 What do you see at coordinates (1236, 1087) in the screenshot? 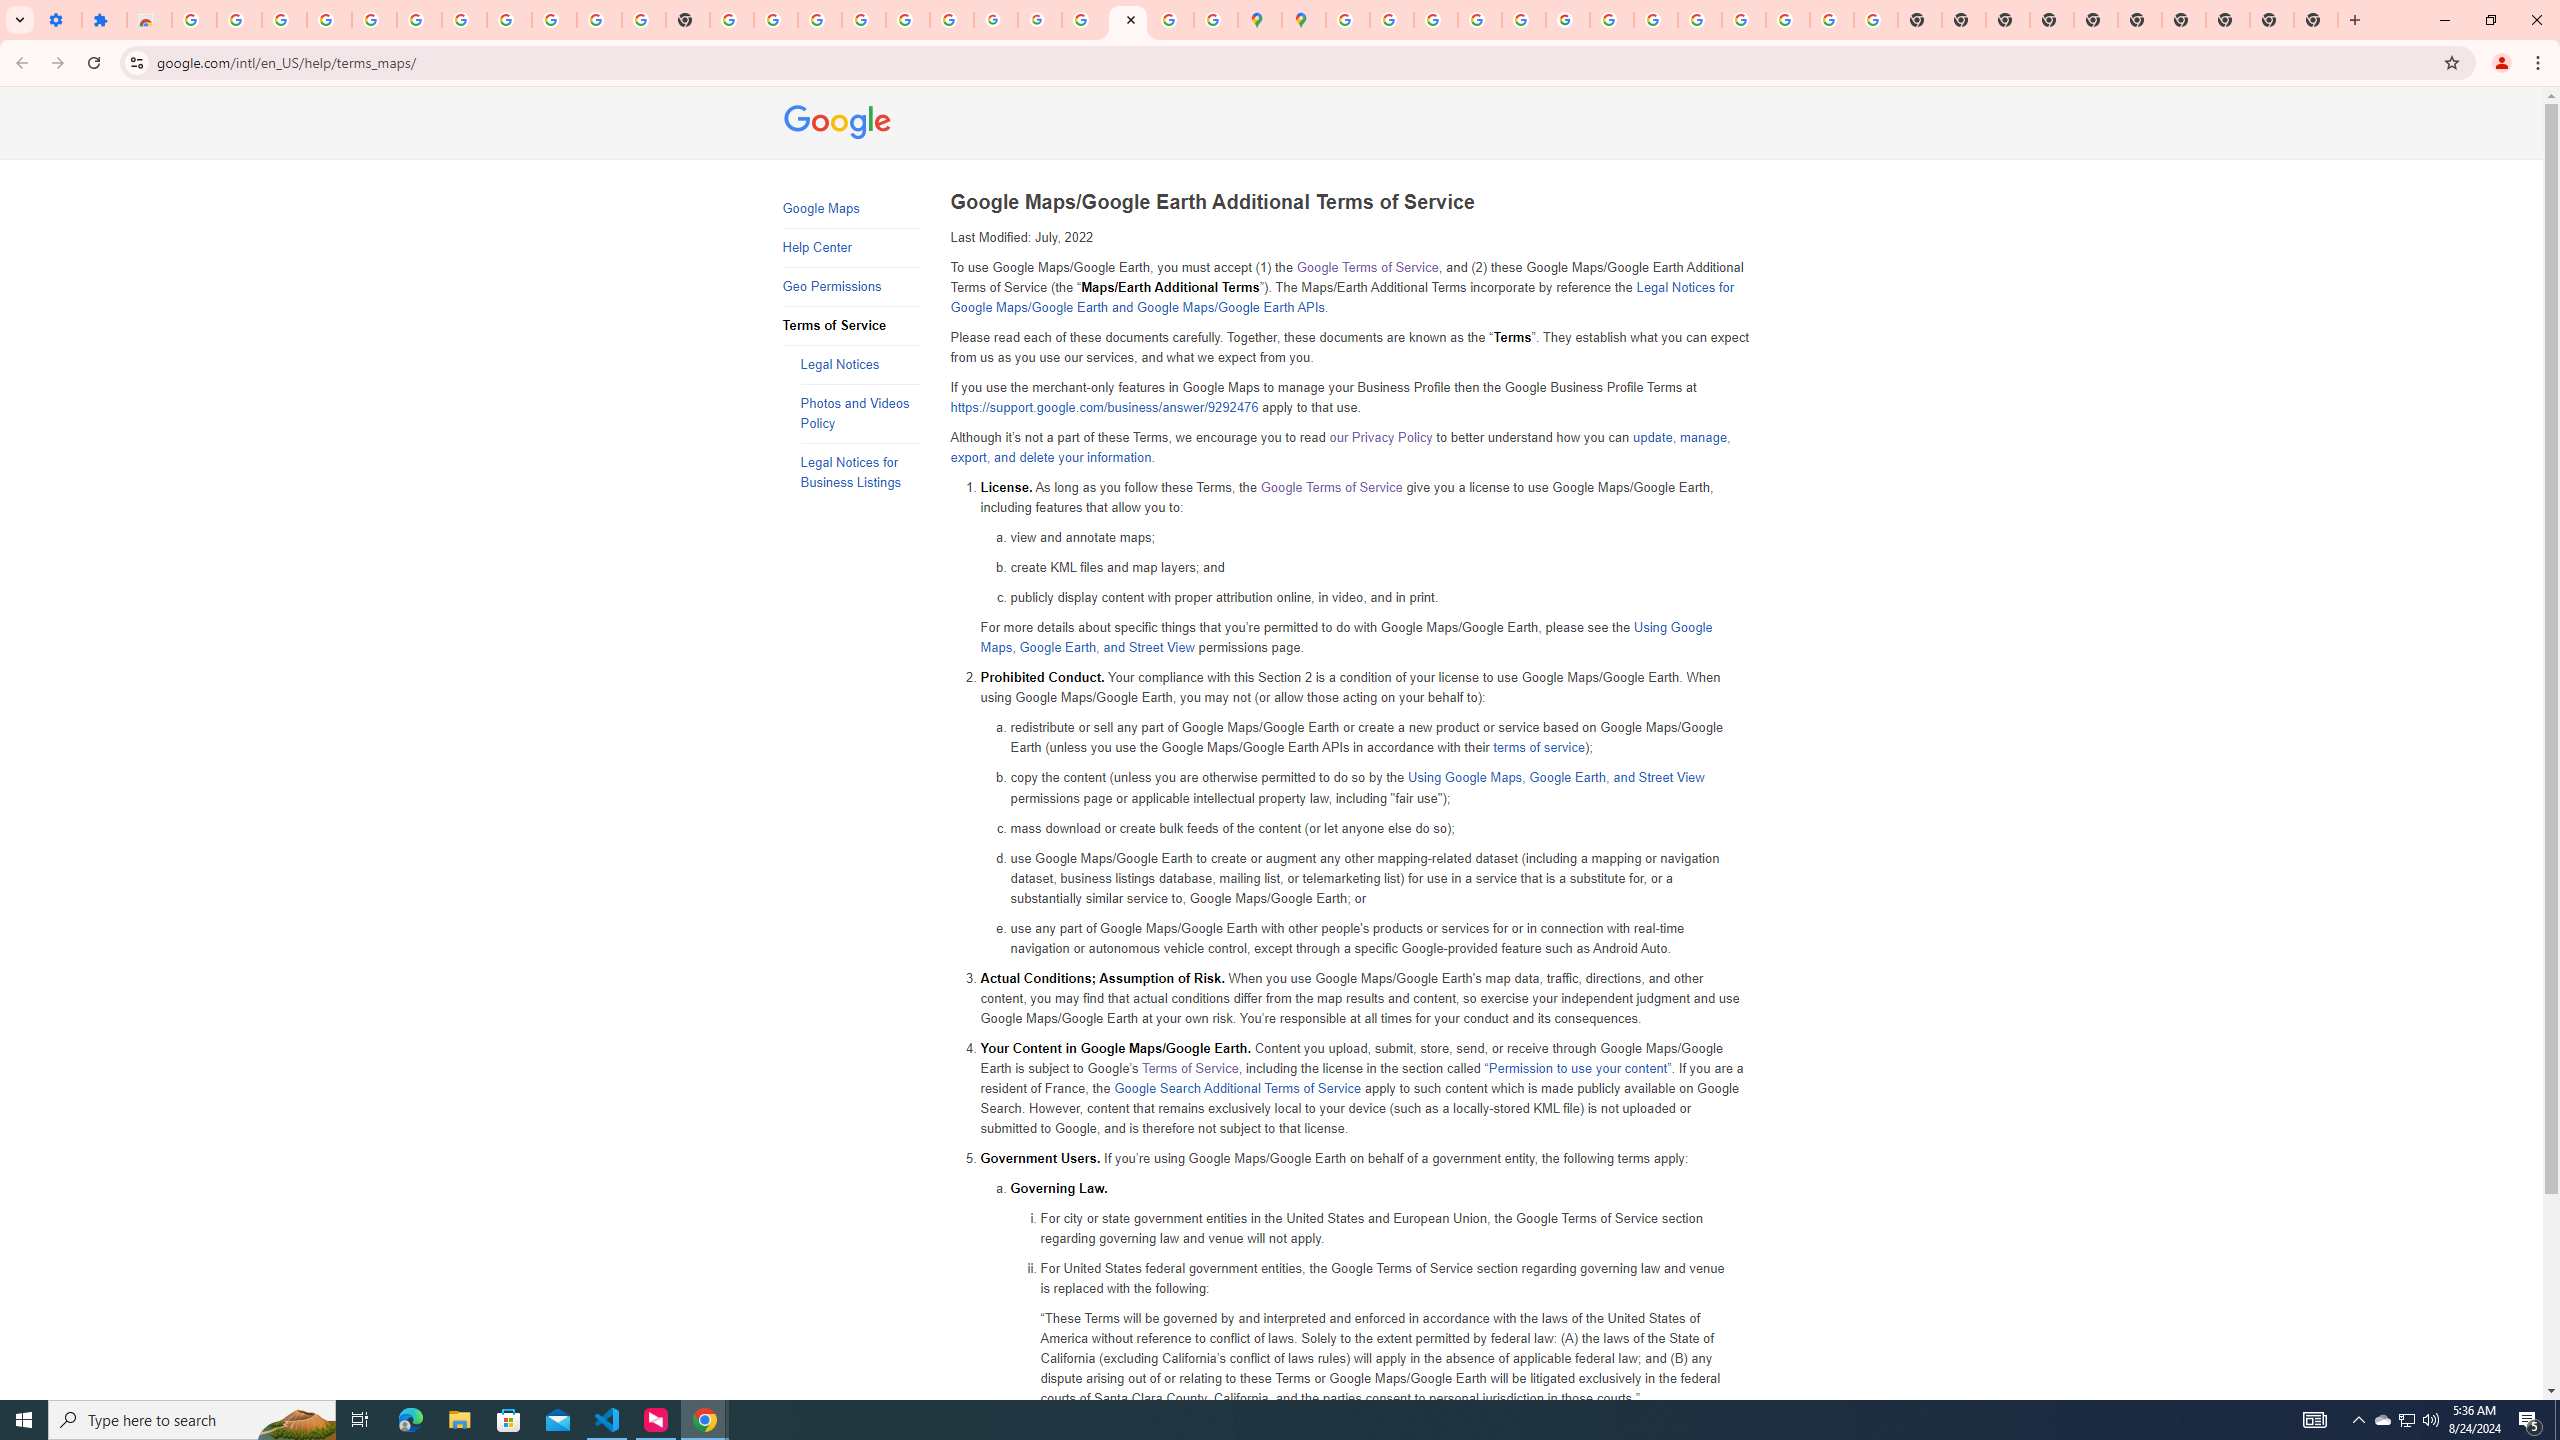
I see `'Google Search Additional Terms of Service'` at bounding box center [1236, 1087].